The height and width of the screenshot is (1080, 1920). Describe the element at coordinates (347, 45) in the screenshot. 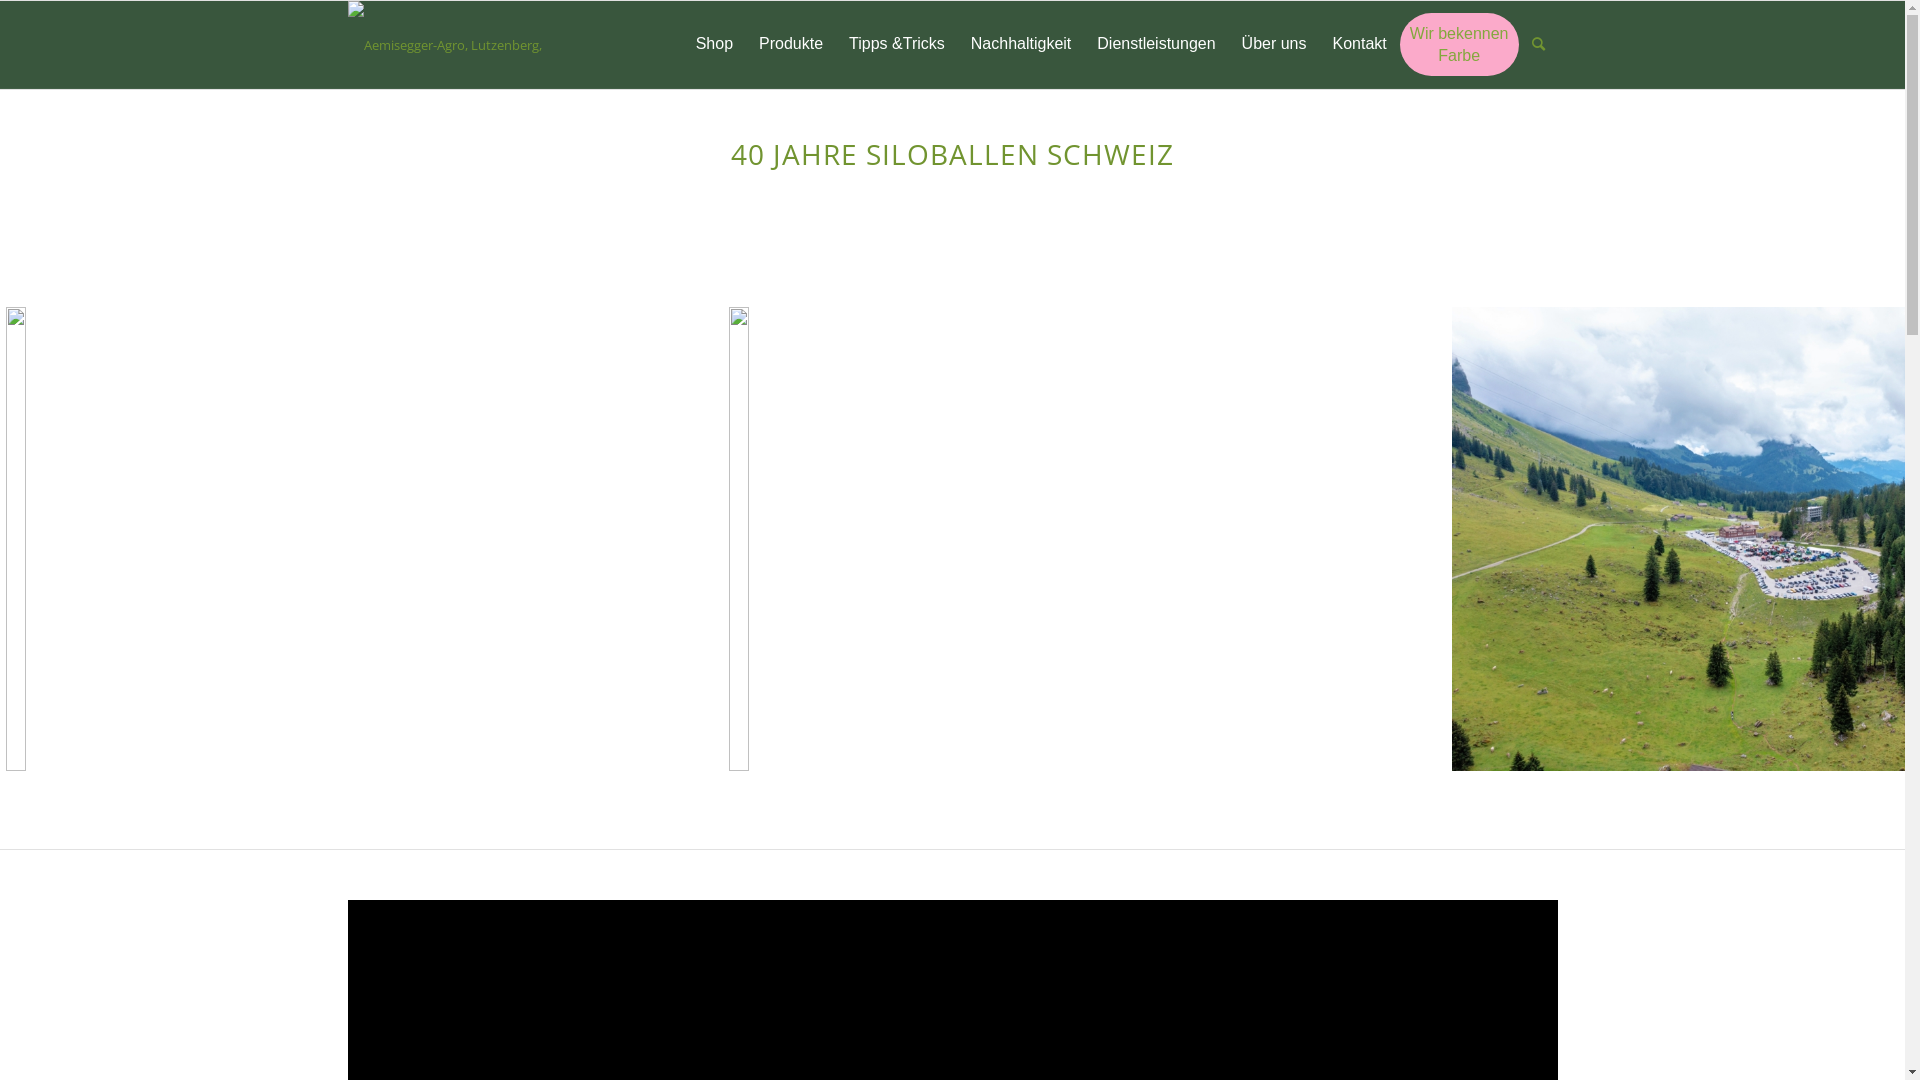

I see `'456'` at that location.